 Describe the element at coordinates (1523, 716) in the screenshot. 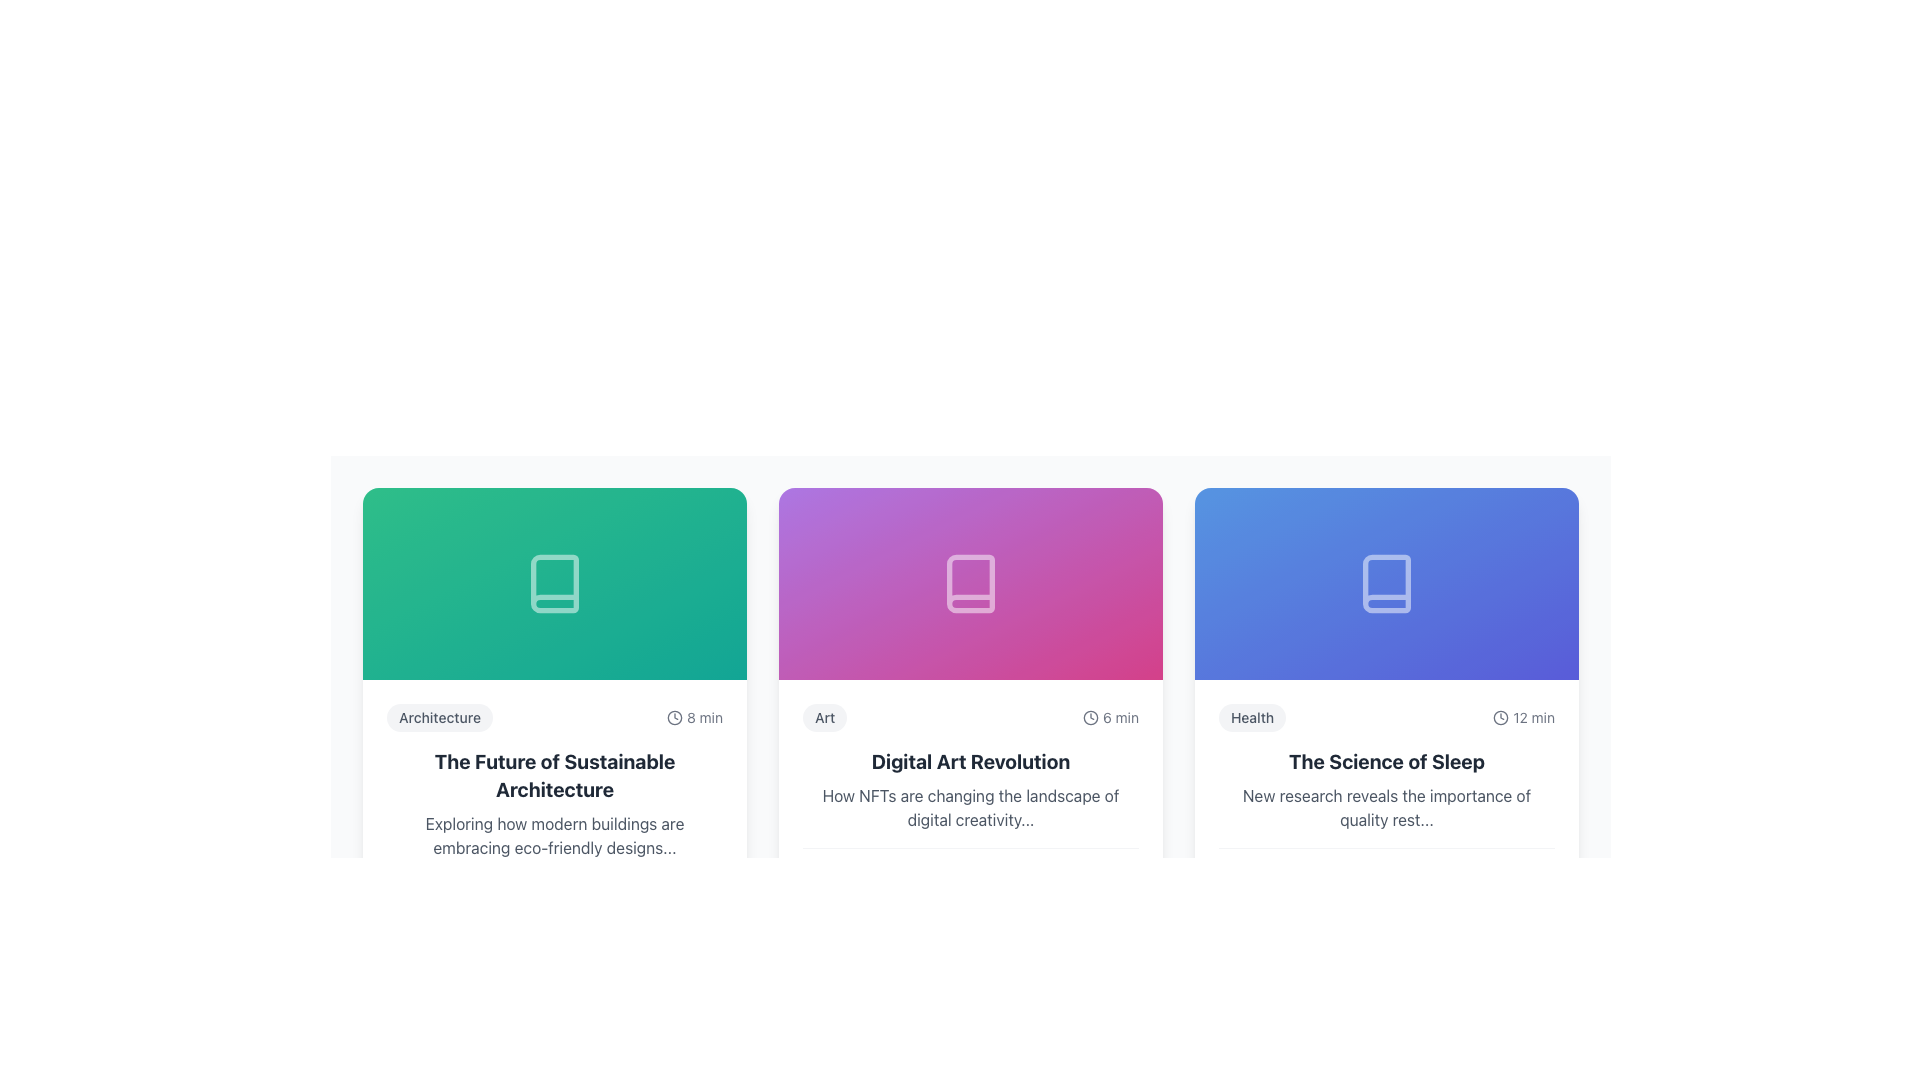

I see `the clock icon and text label grouping displaying '12 min', located to the right of the 'Health' label` at that location.